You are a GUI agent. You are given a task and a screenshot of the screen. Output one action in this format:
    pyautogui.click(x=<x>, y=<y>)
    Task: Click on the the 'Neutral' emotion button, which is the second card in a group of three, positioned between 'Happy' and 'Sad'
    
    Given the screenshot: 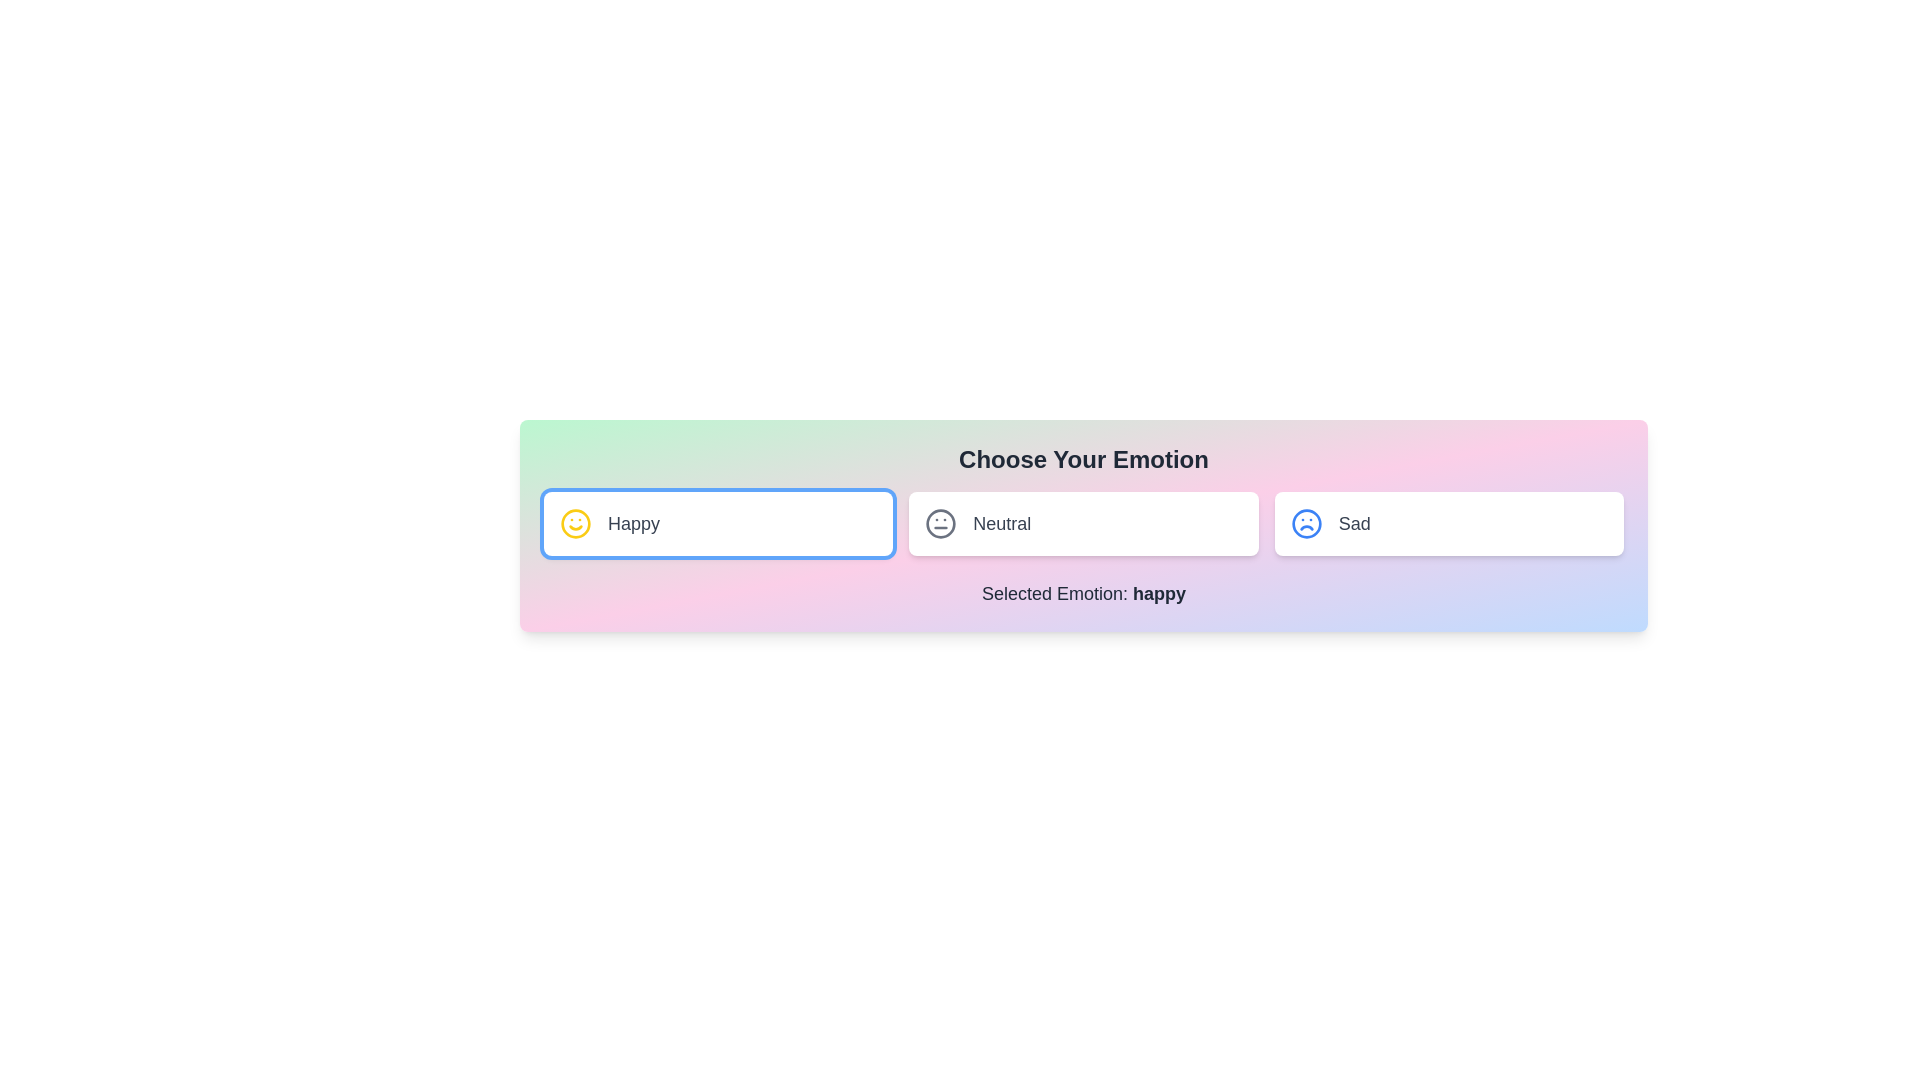 What is the action you would take?
    pyautogui.click(x=1083, y=523)
    